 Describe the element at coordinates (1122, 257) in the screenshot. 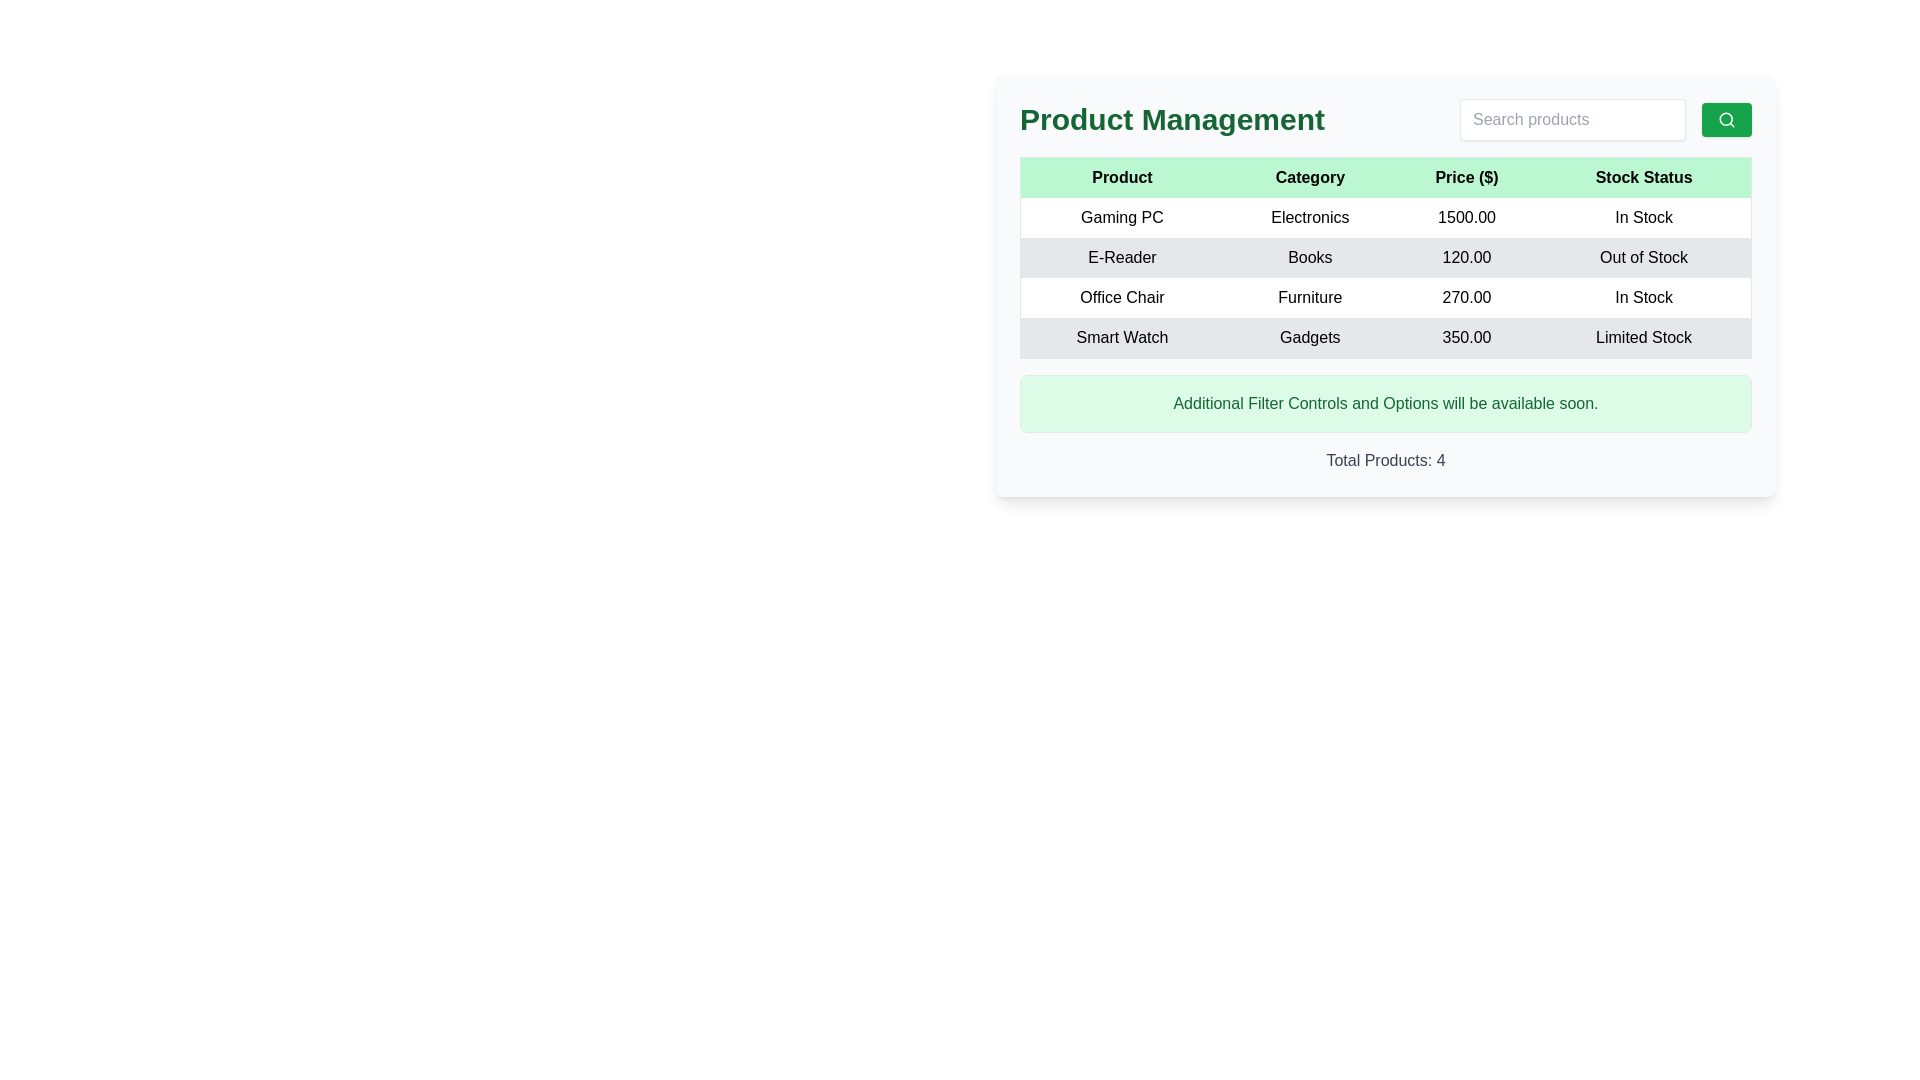

I see `the static textual label that indicates 'E-Reader', located in the first cell of the second row under the 'Product' column` at that location.